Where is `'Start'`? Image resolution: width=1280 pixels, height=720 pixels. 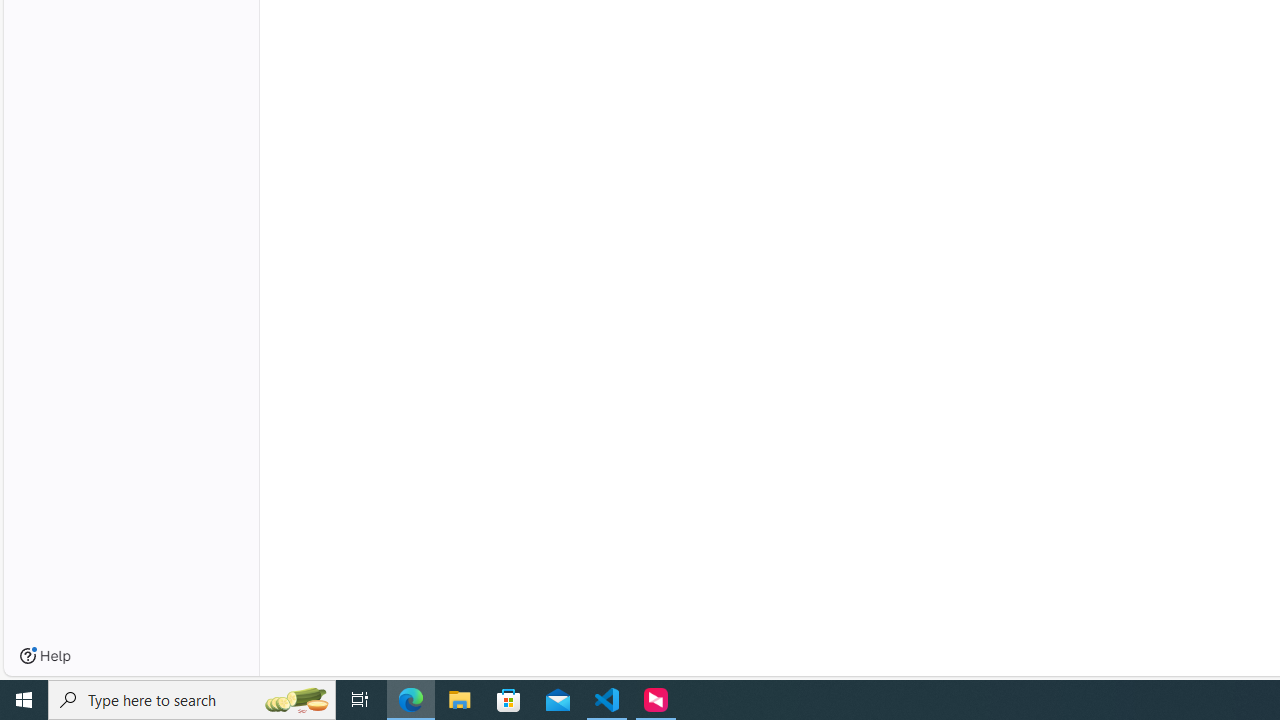
'Start' is located at coordinates (24, 698).